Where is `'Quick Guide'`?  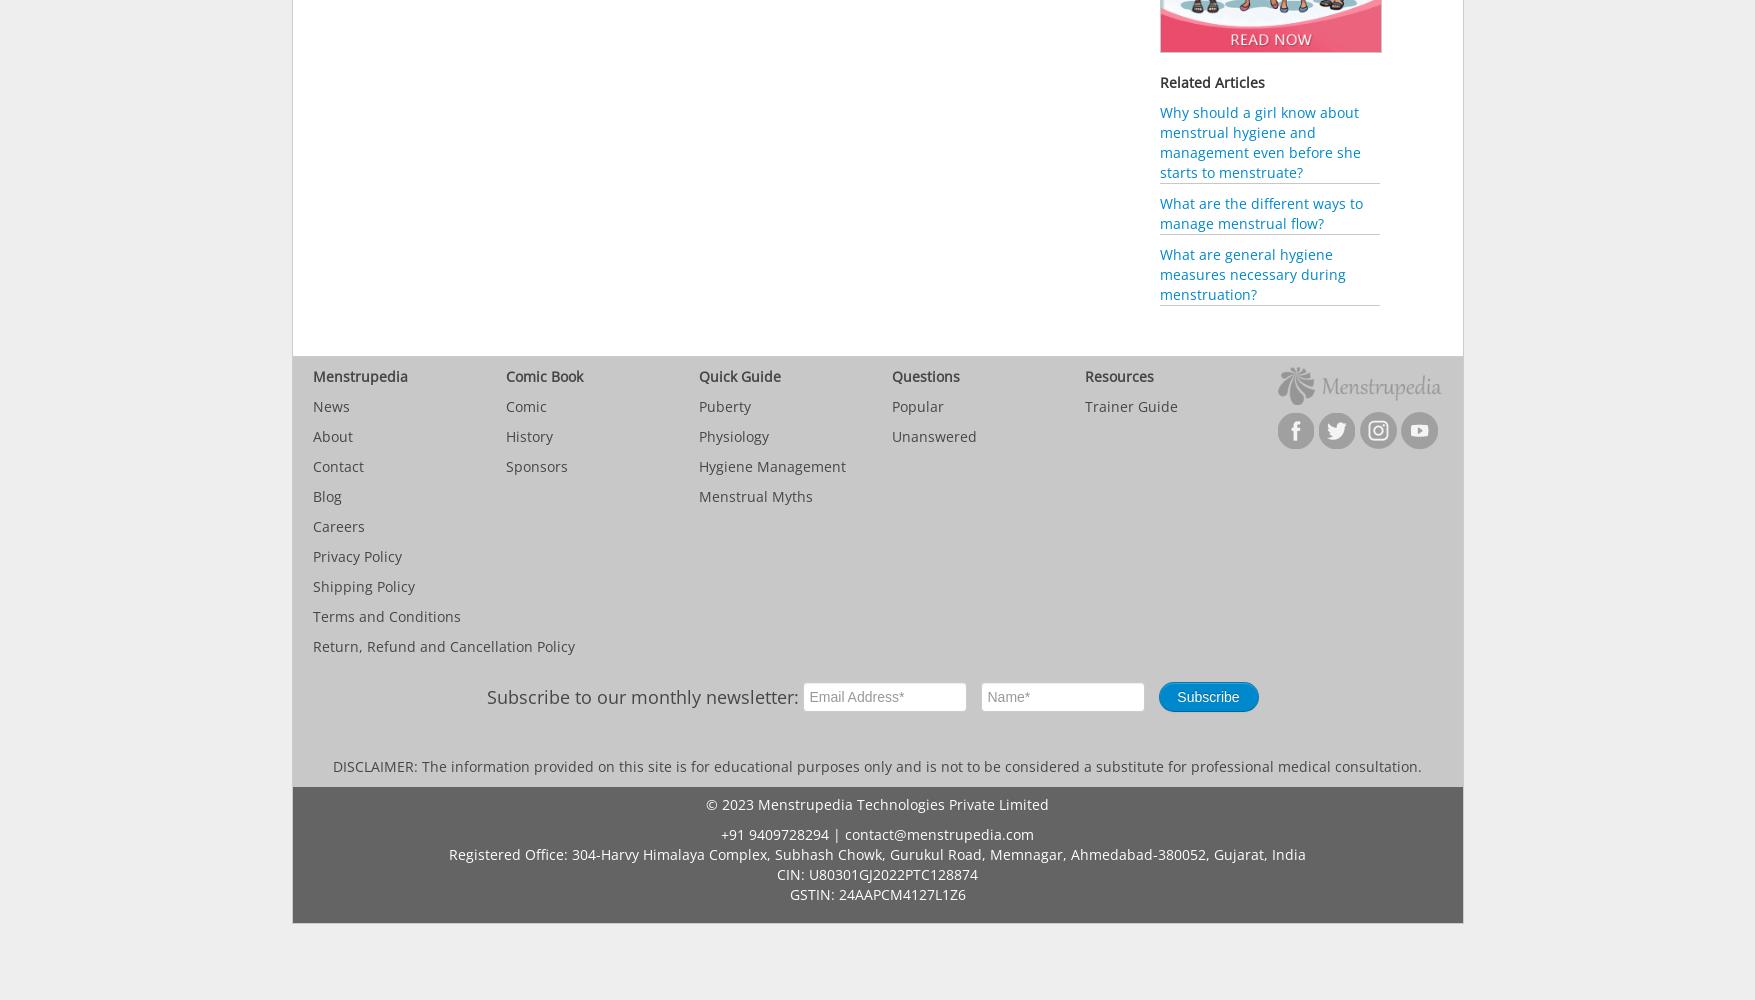 'Quick Guide' is located at coordinates (738, 376).